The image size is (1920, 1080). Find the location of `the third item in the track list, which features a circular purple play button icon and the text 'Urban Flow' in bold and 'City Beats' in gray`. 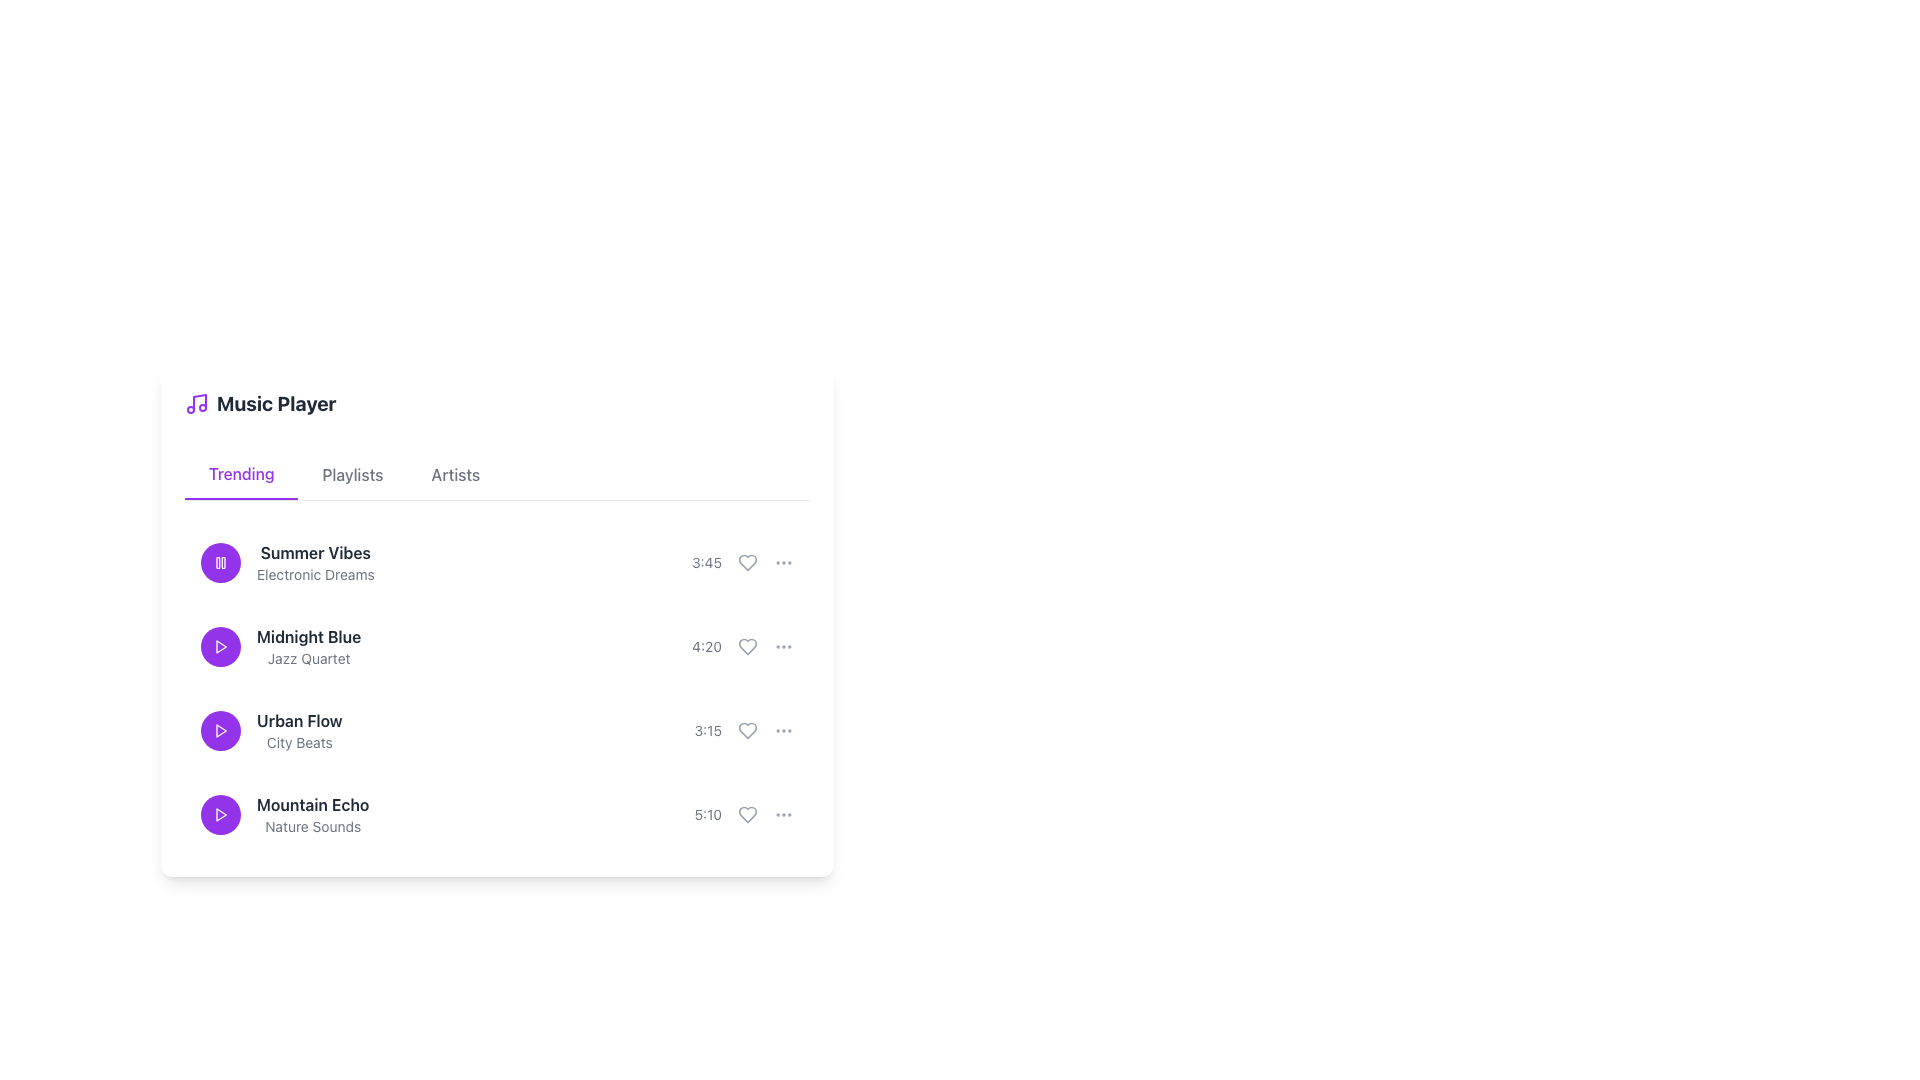

the third item in the track list, which features a circular purple play button icon and the text 'Urban Flow' in bold and 'City Beats' in gray is located at coordinates (270, 731).